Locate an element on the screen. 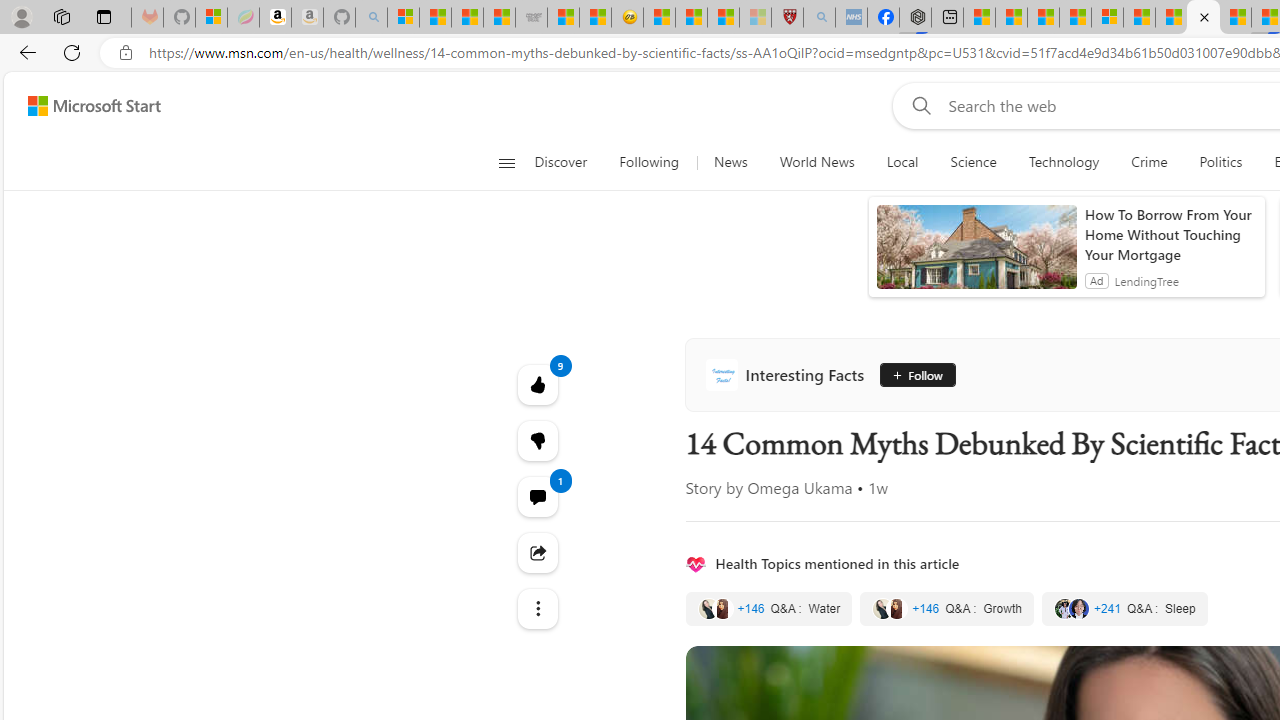 The image size is (1280, 720). 'LendingTree' is located at coordinates (1146, 280).